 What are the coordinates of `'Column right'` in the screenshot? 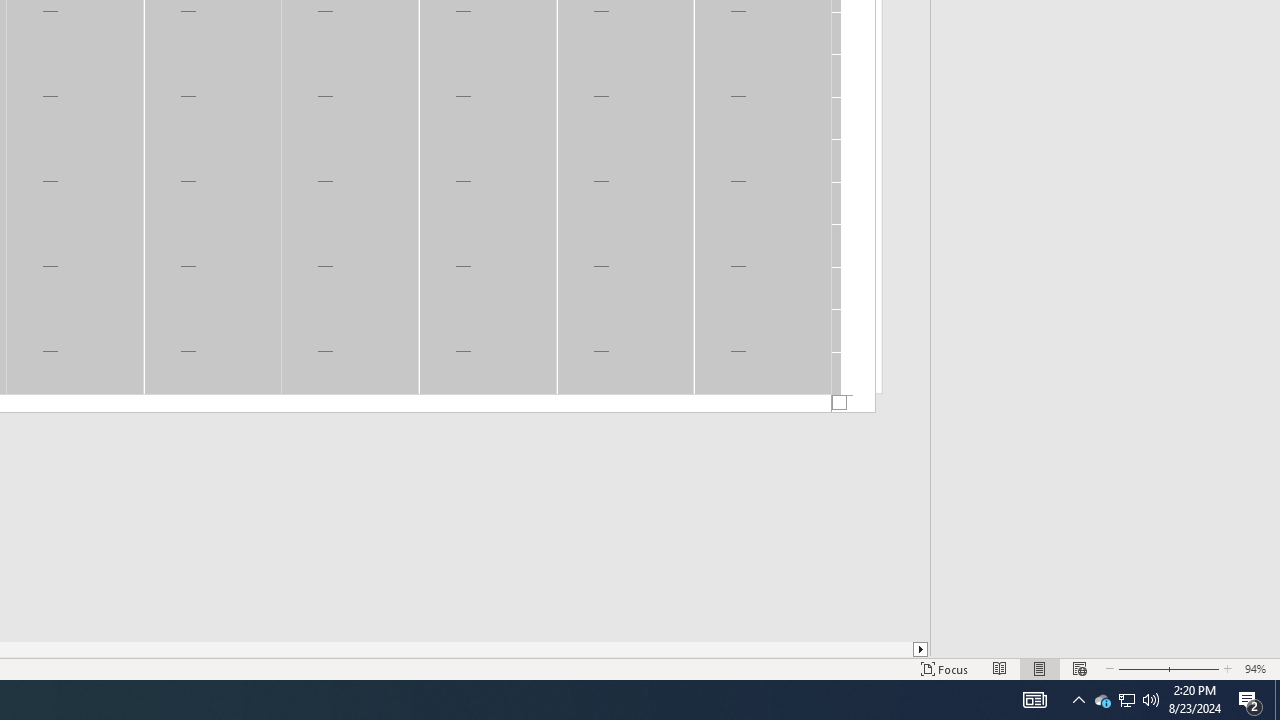 It's located at (920, 649).